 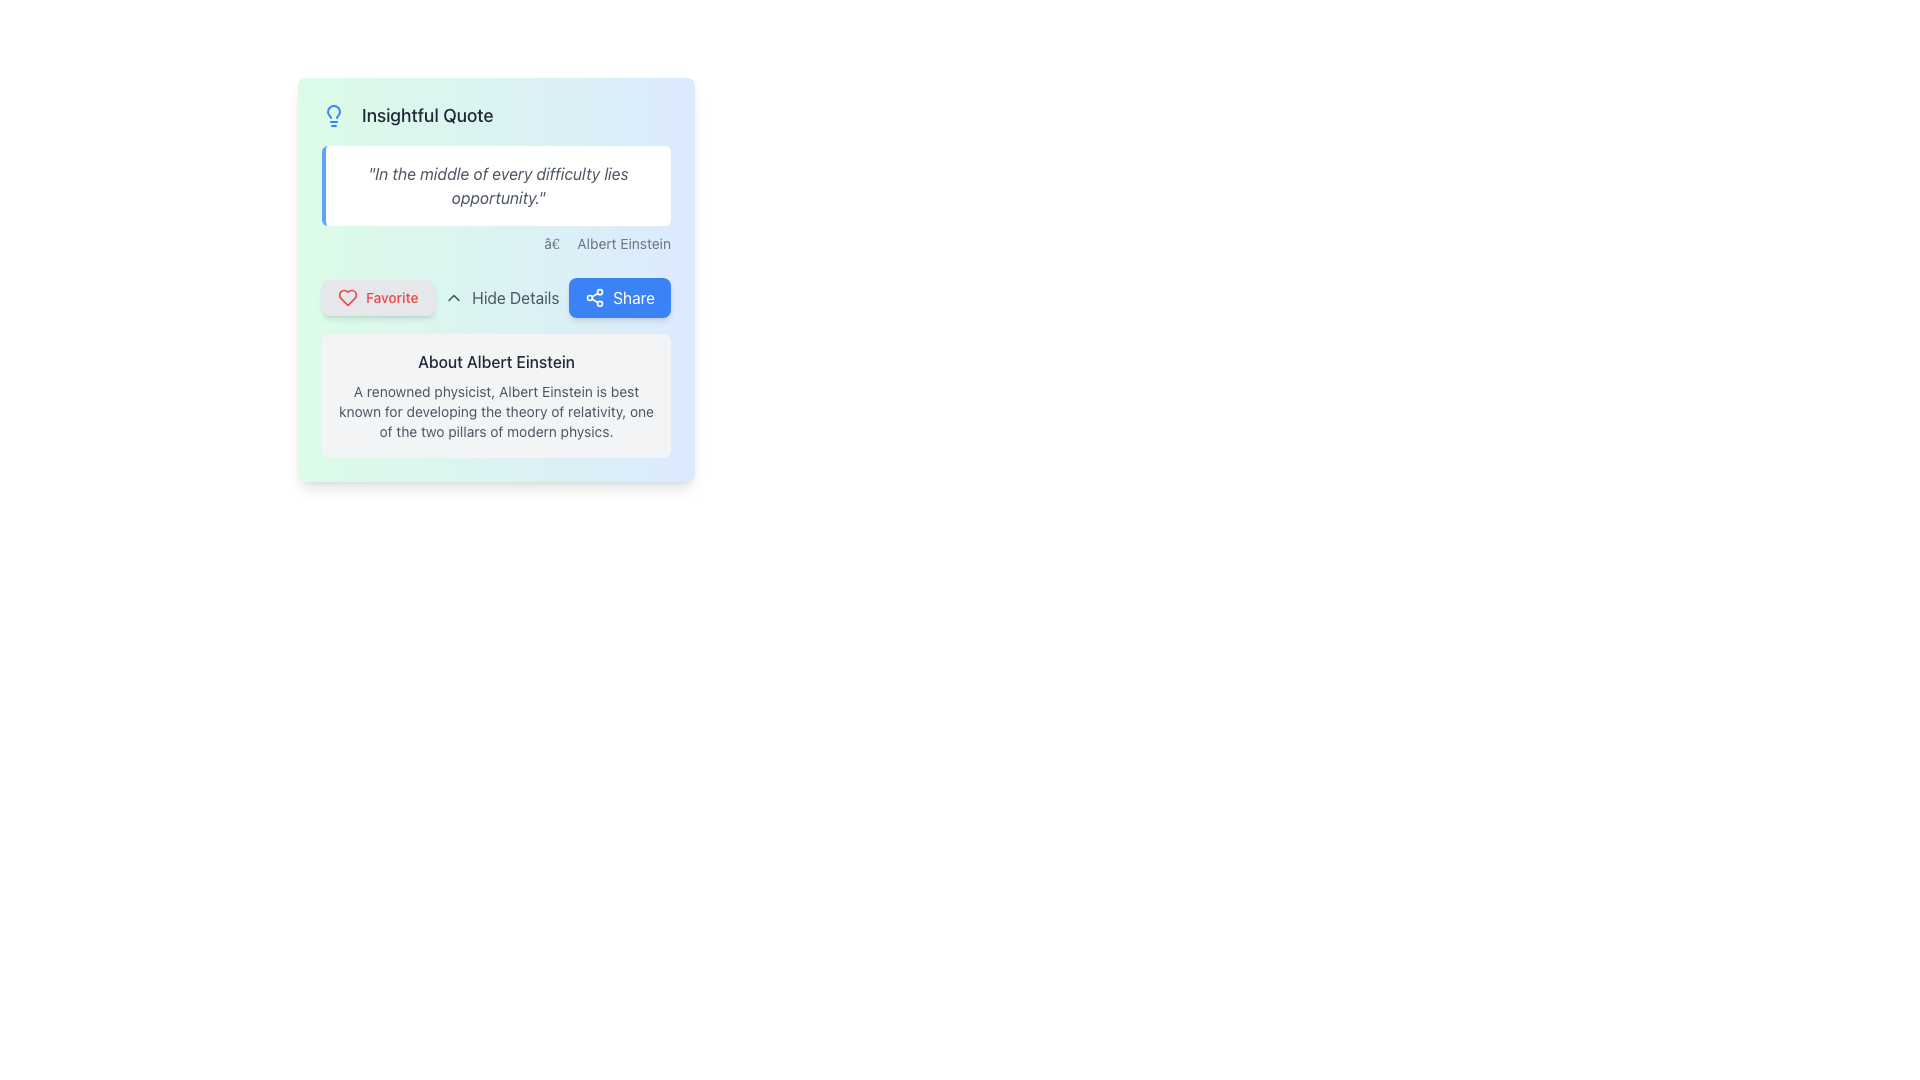 What do you see at coordinates (496, 362) in the screenshot?
I see `the text header that says 'About Albert Einstein', which is styled with a medium weight font and is placed above the content describing Albert Einstein` at bounding box center [496, 362].